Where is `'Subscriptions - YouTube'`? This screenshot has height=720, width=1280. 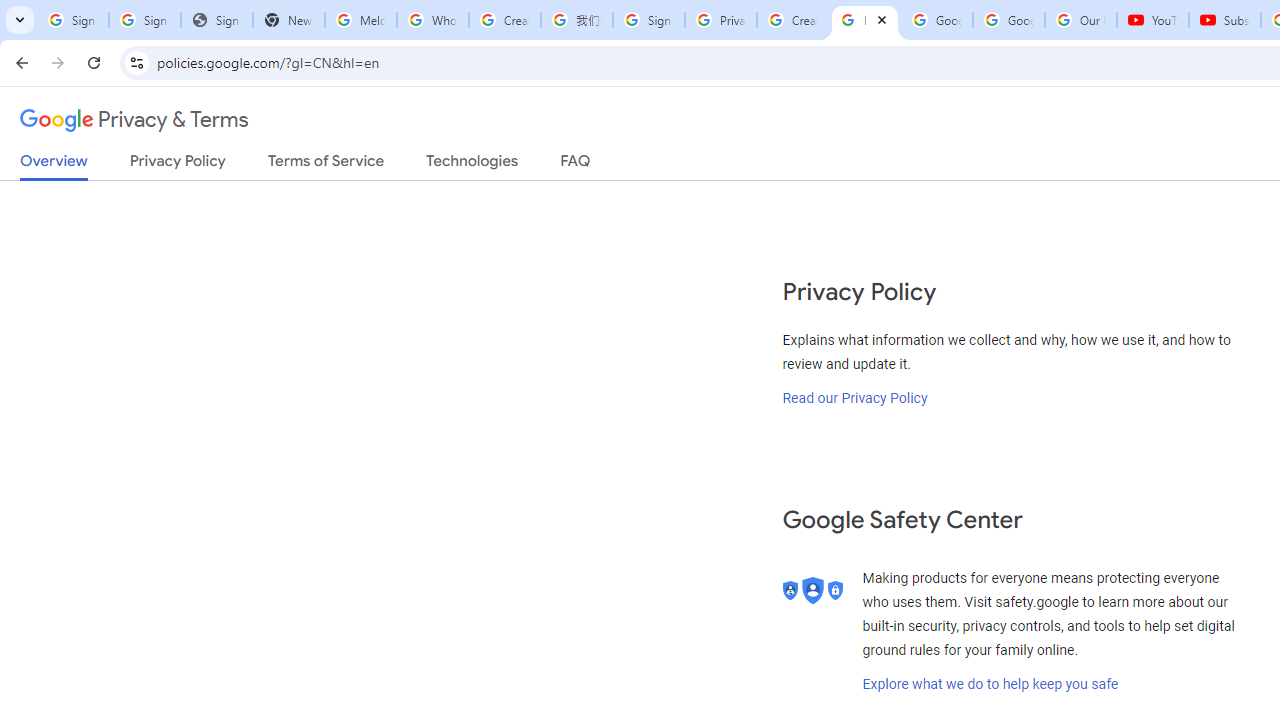 'Subscriptions - YouTube' is located at coordinates (1223, 20).